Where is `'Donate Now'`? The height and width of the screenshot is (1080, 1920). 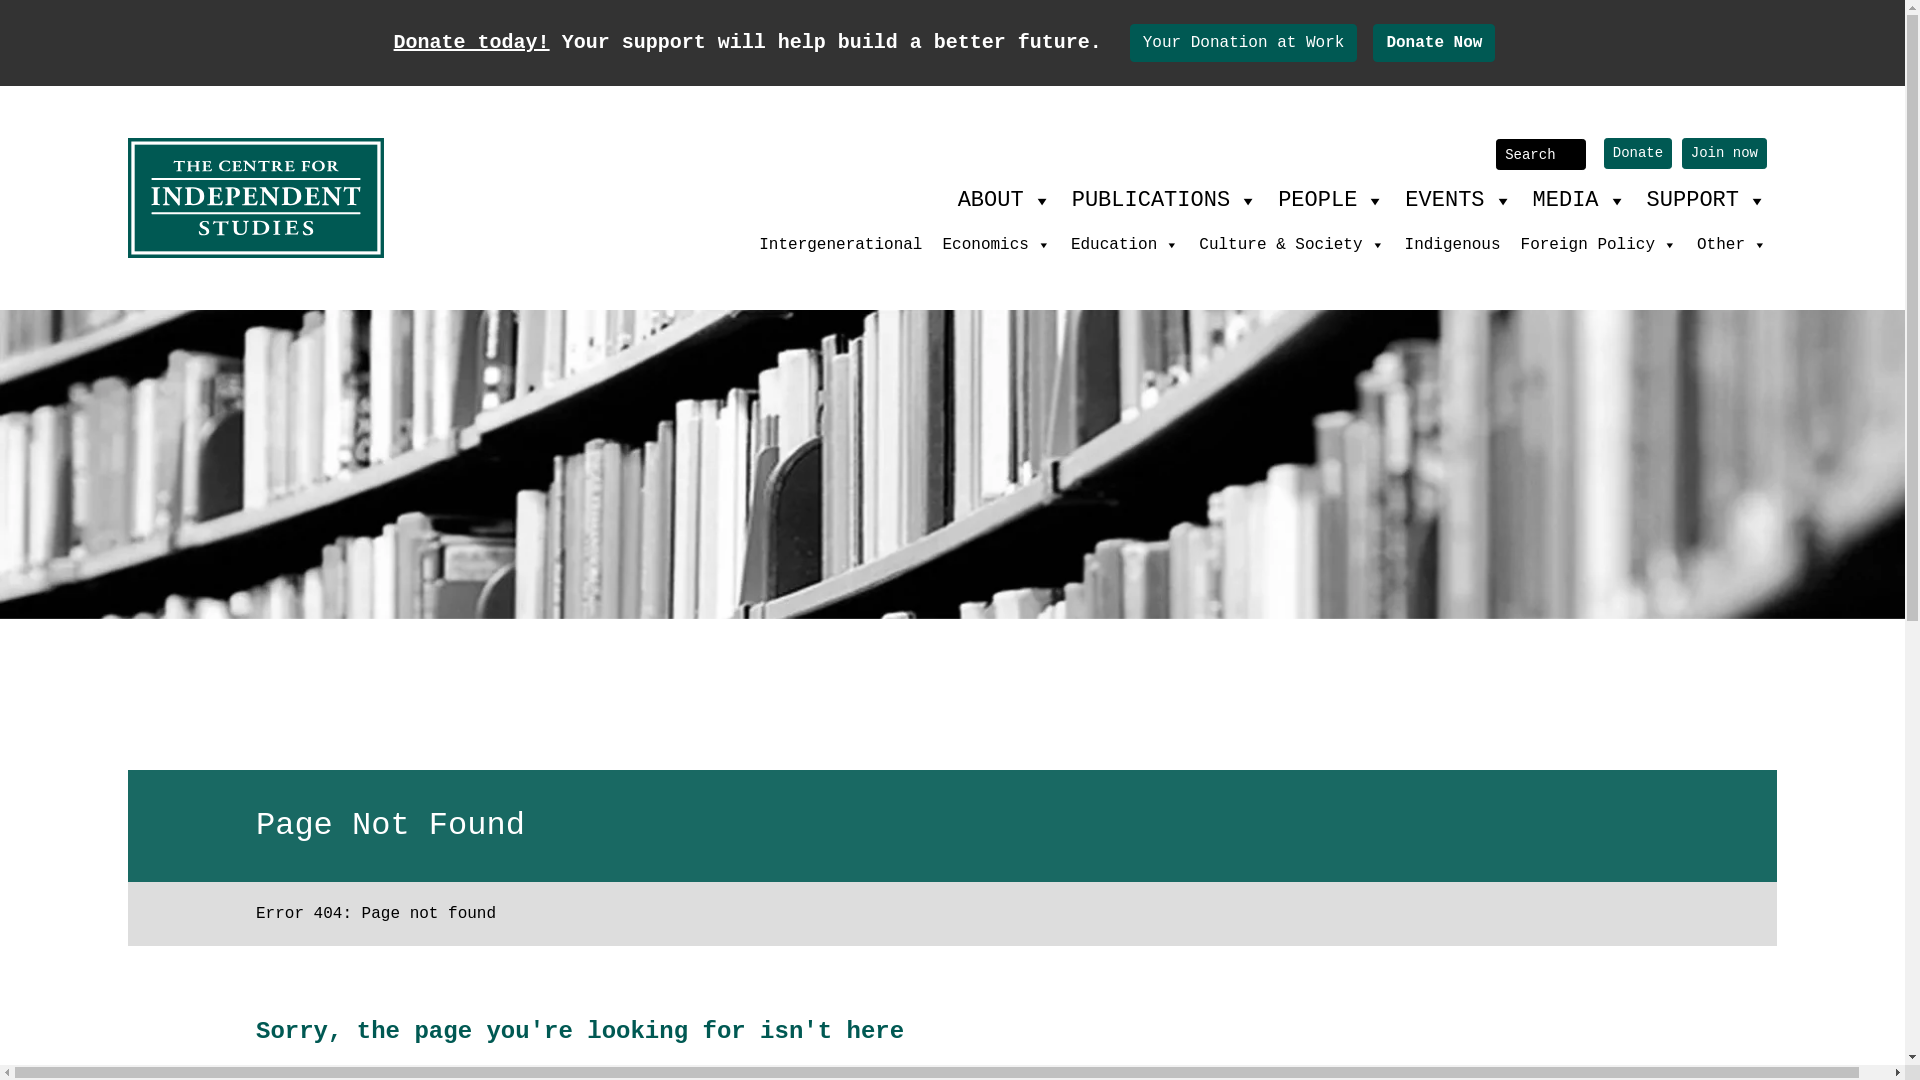 'Donate Now' is located at coordinates (1433, 42).